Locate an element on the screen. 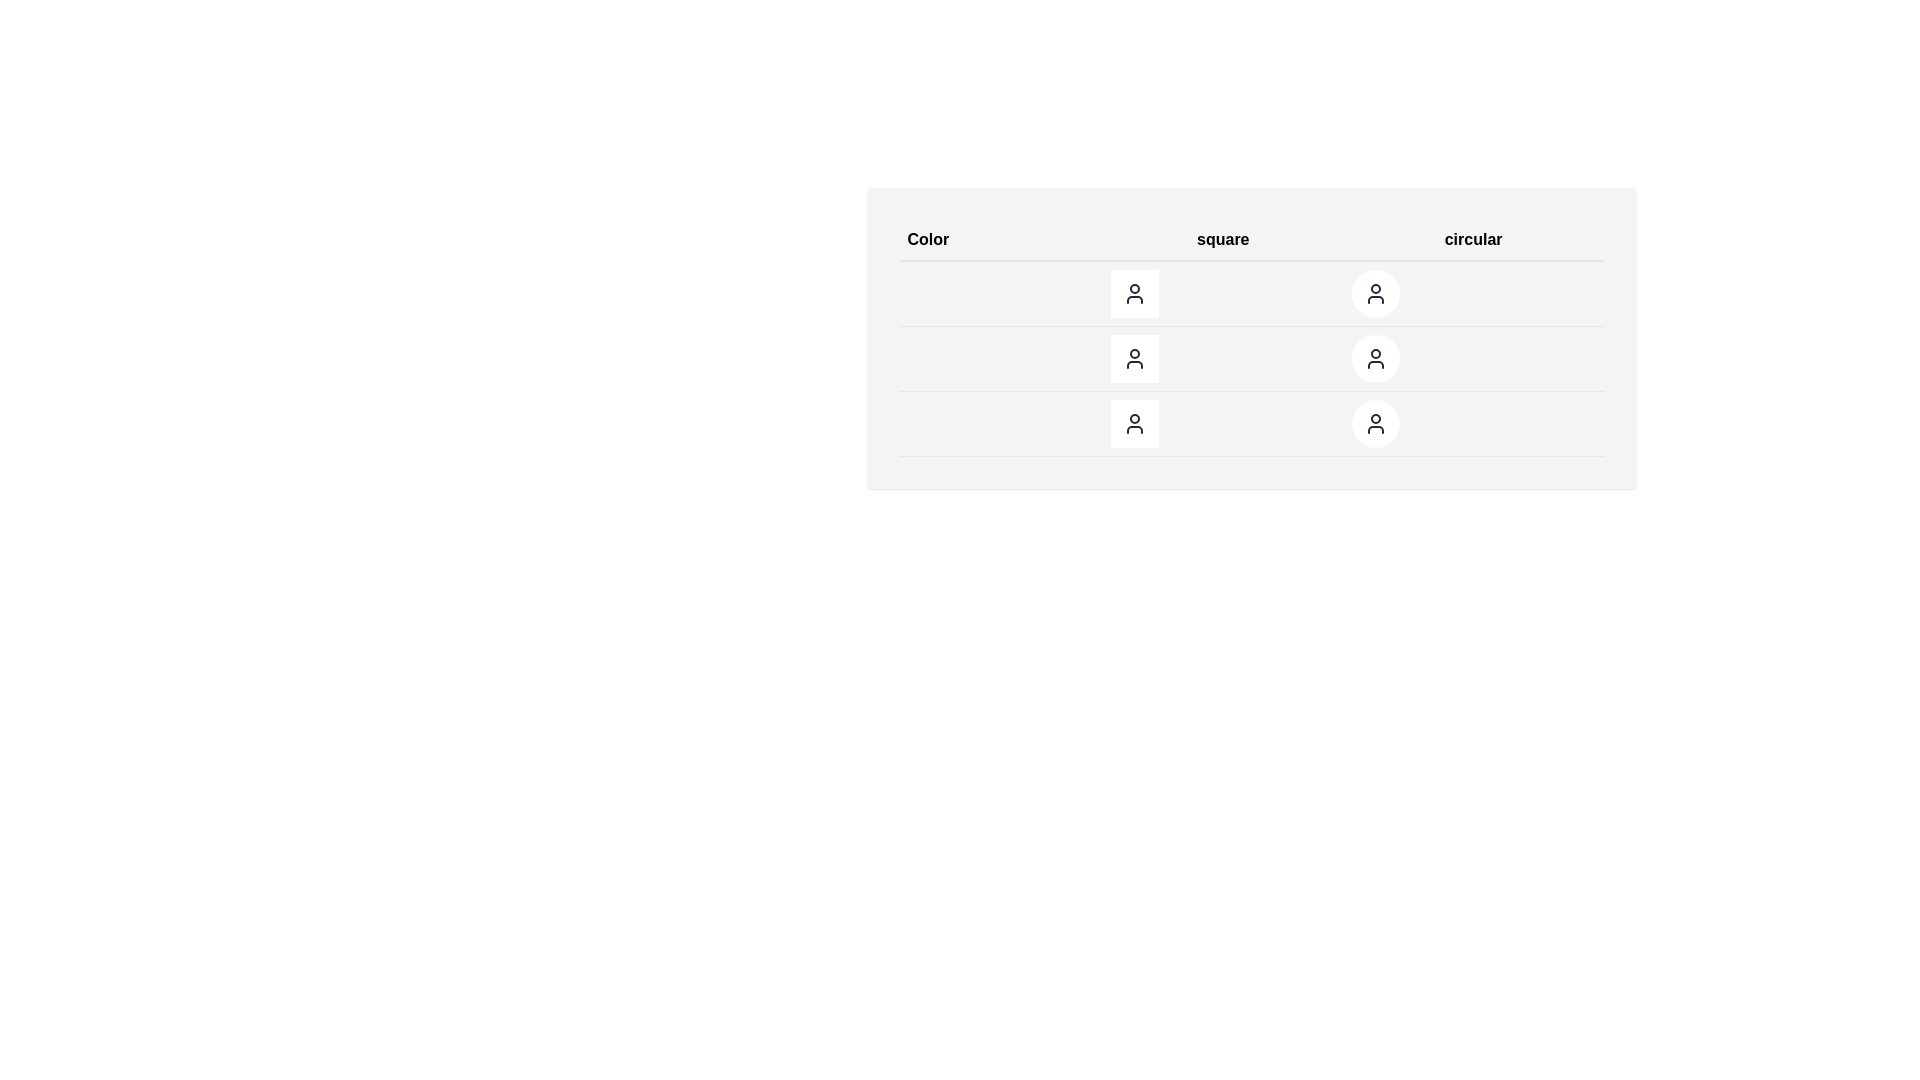  the circular icon with a black user silhouette on a white background to interact with the associated user/profile is located at coordinates (1374, 357).